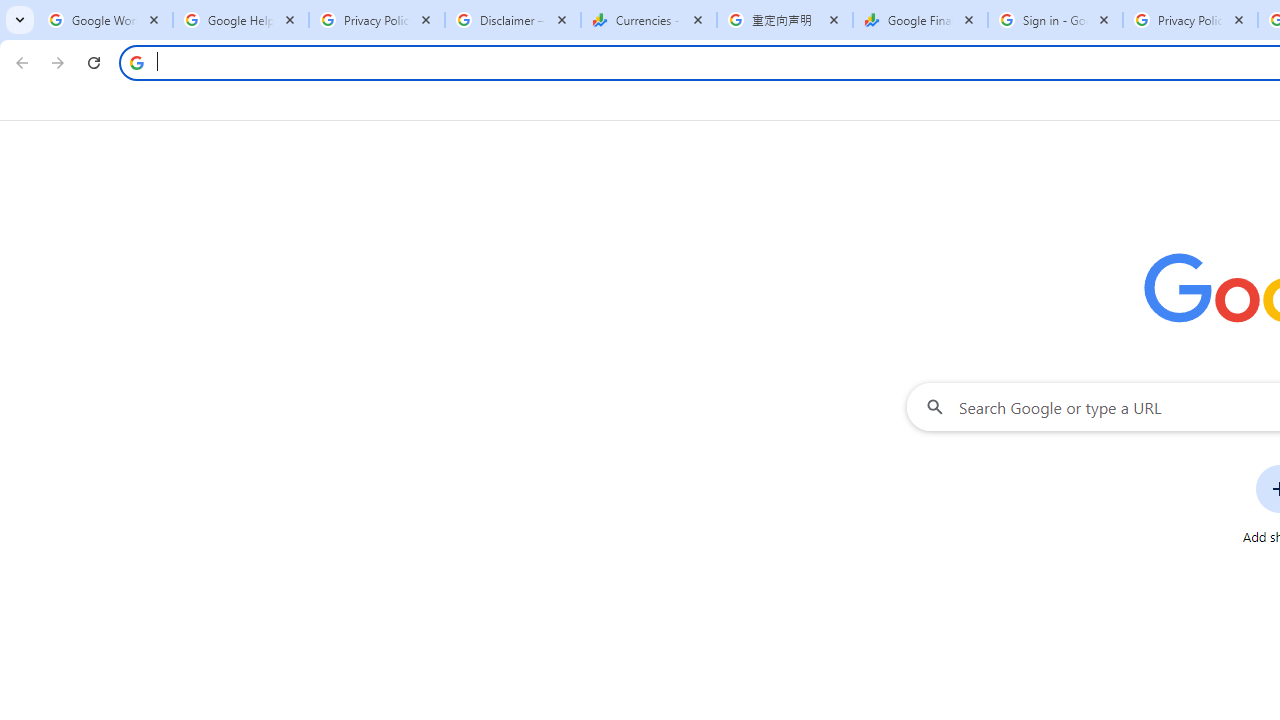 The width and height of the screenshot is (1280, 720). I want to click on 'Currencies - Google Finance', so click(648, 20).